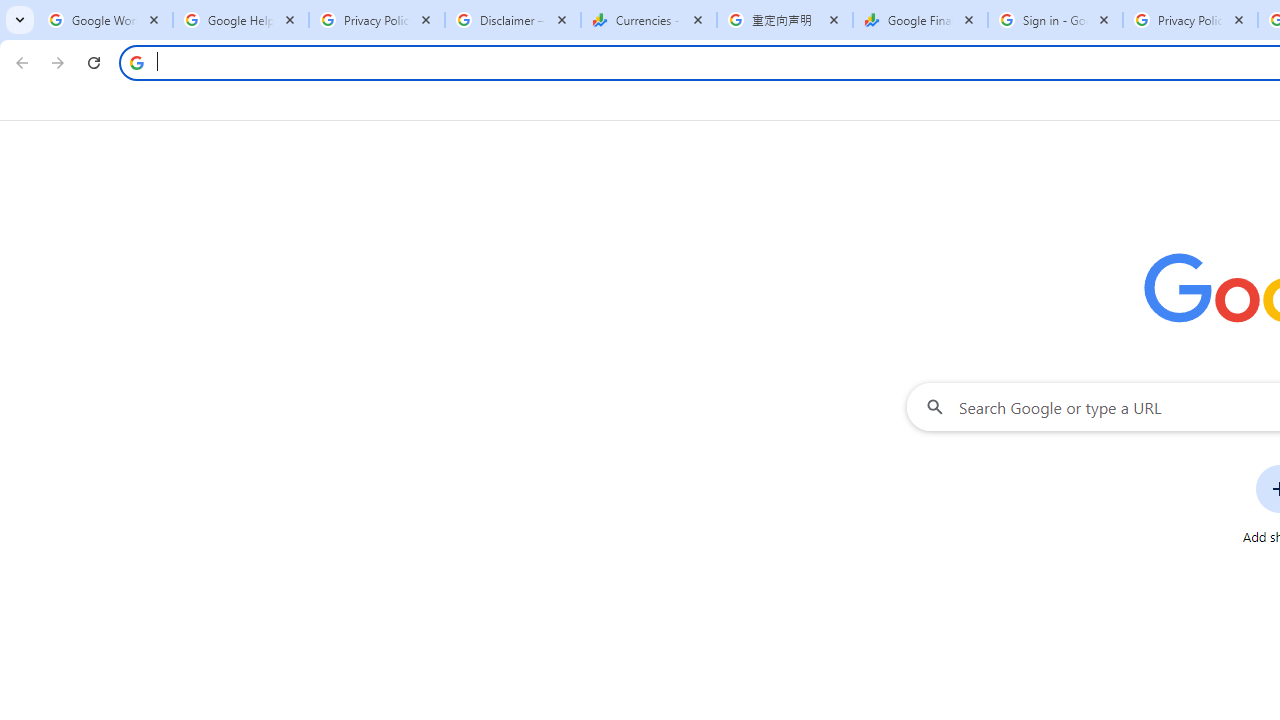 The width and height of the screenshot is (1280, 720). I want to click on 'Currencies - Google Finance', so click(648, 20).